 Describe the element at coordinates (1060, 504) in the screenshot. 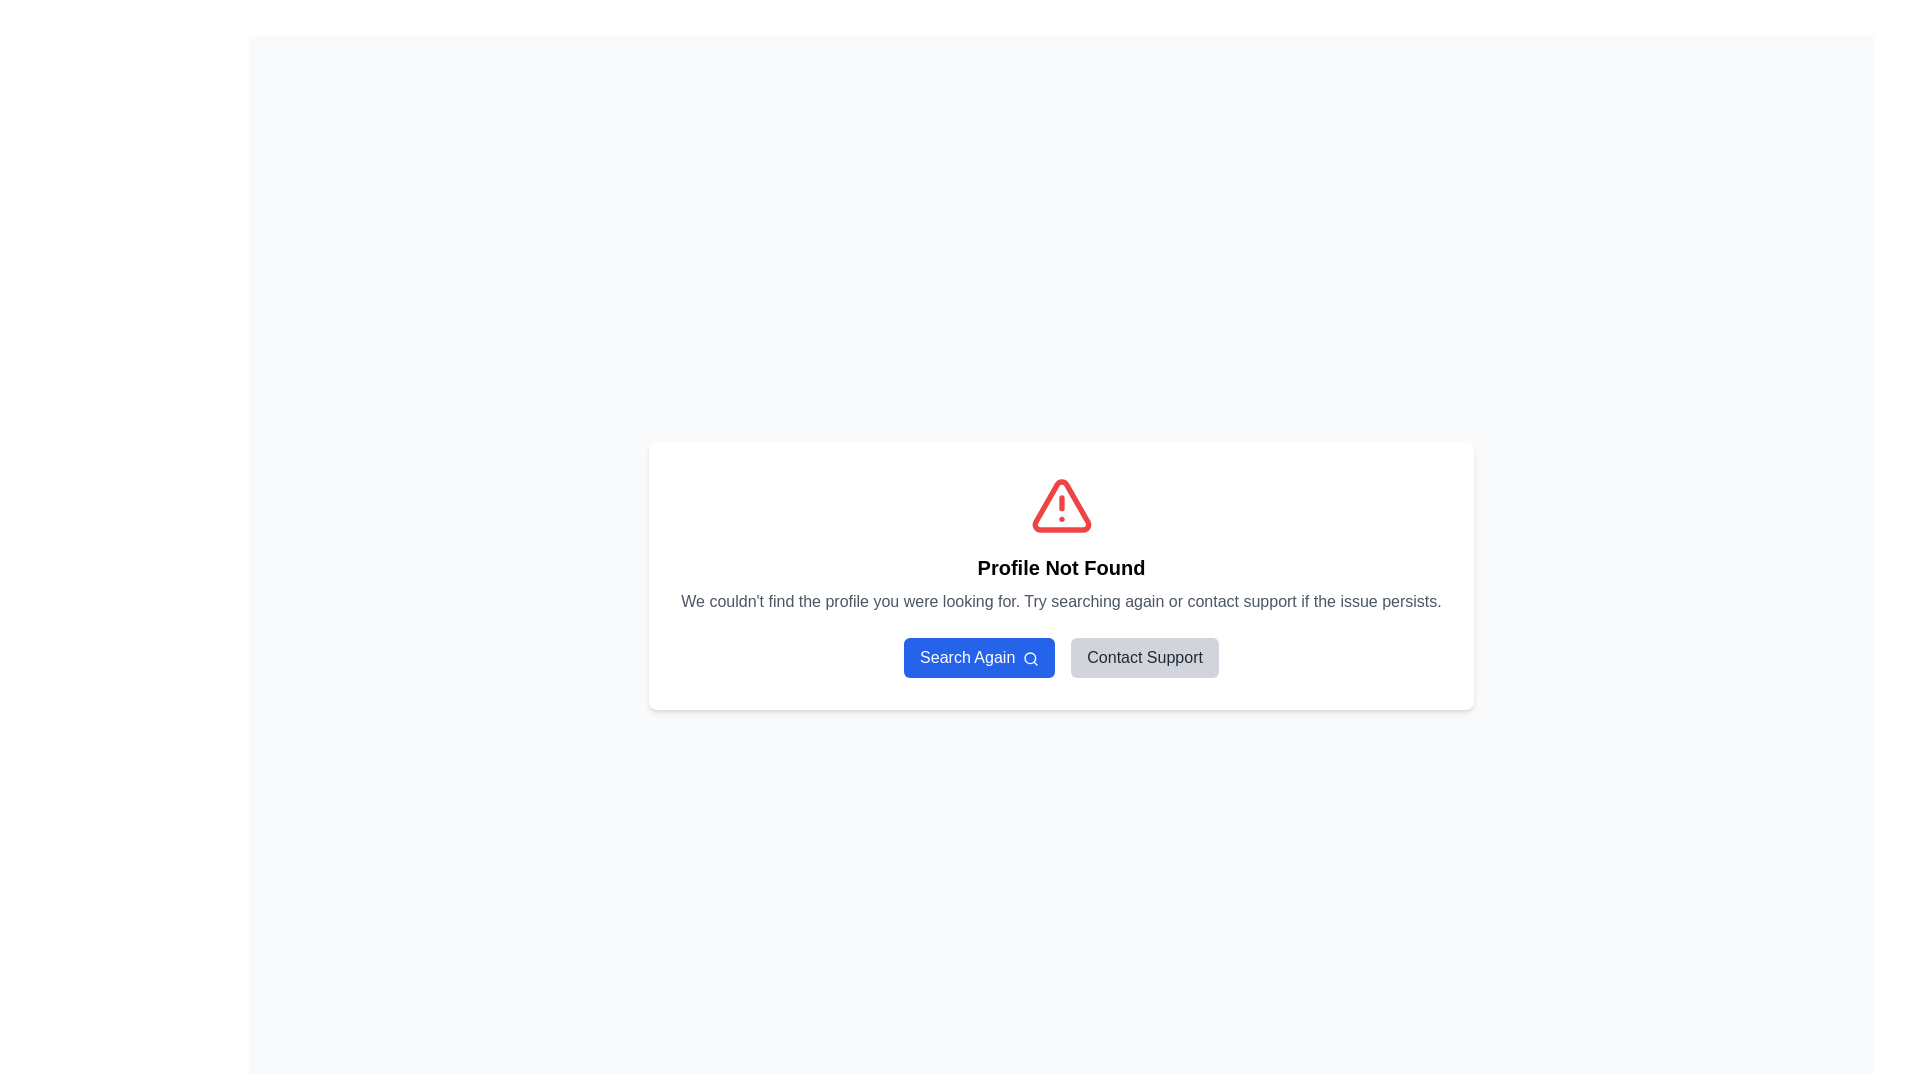

I see `the alert icon that is centrally positioned above the 'Profile Not Found' text, which visually complements the error message` at that location.